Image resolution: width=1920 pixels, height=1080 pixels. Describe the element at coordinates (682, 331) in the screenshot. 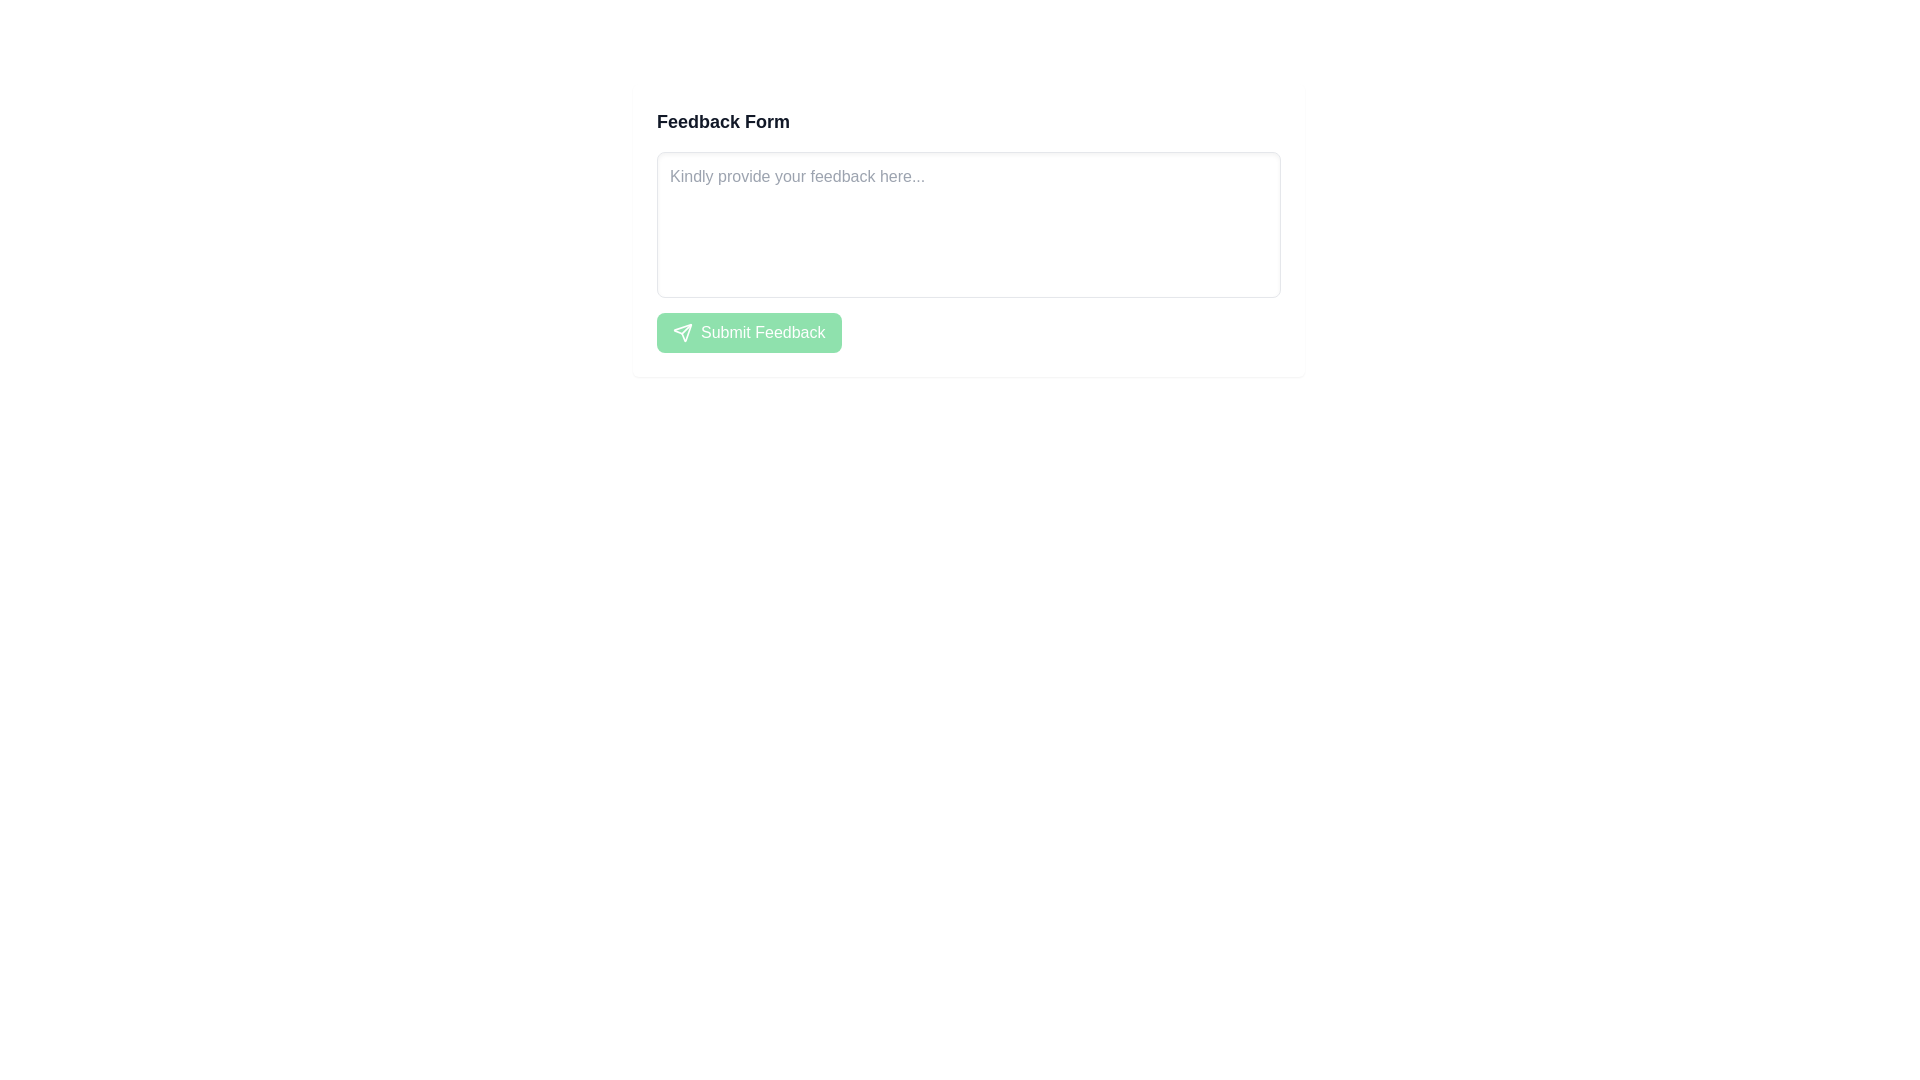

I see `the 'Submit Feedback' button which contains the Decorative icon` at that location.